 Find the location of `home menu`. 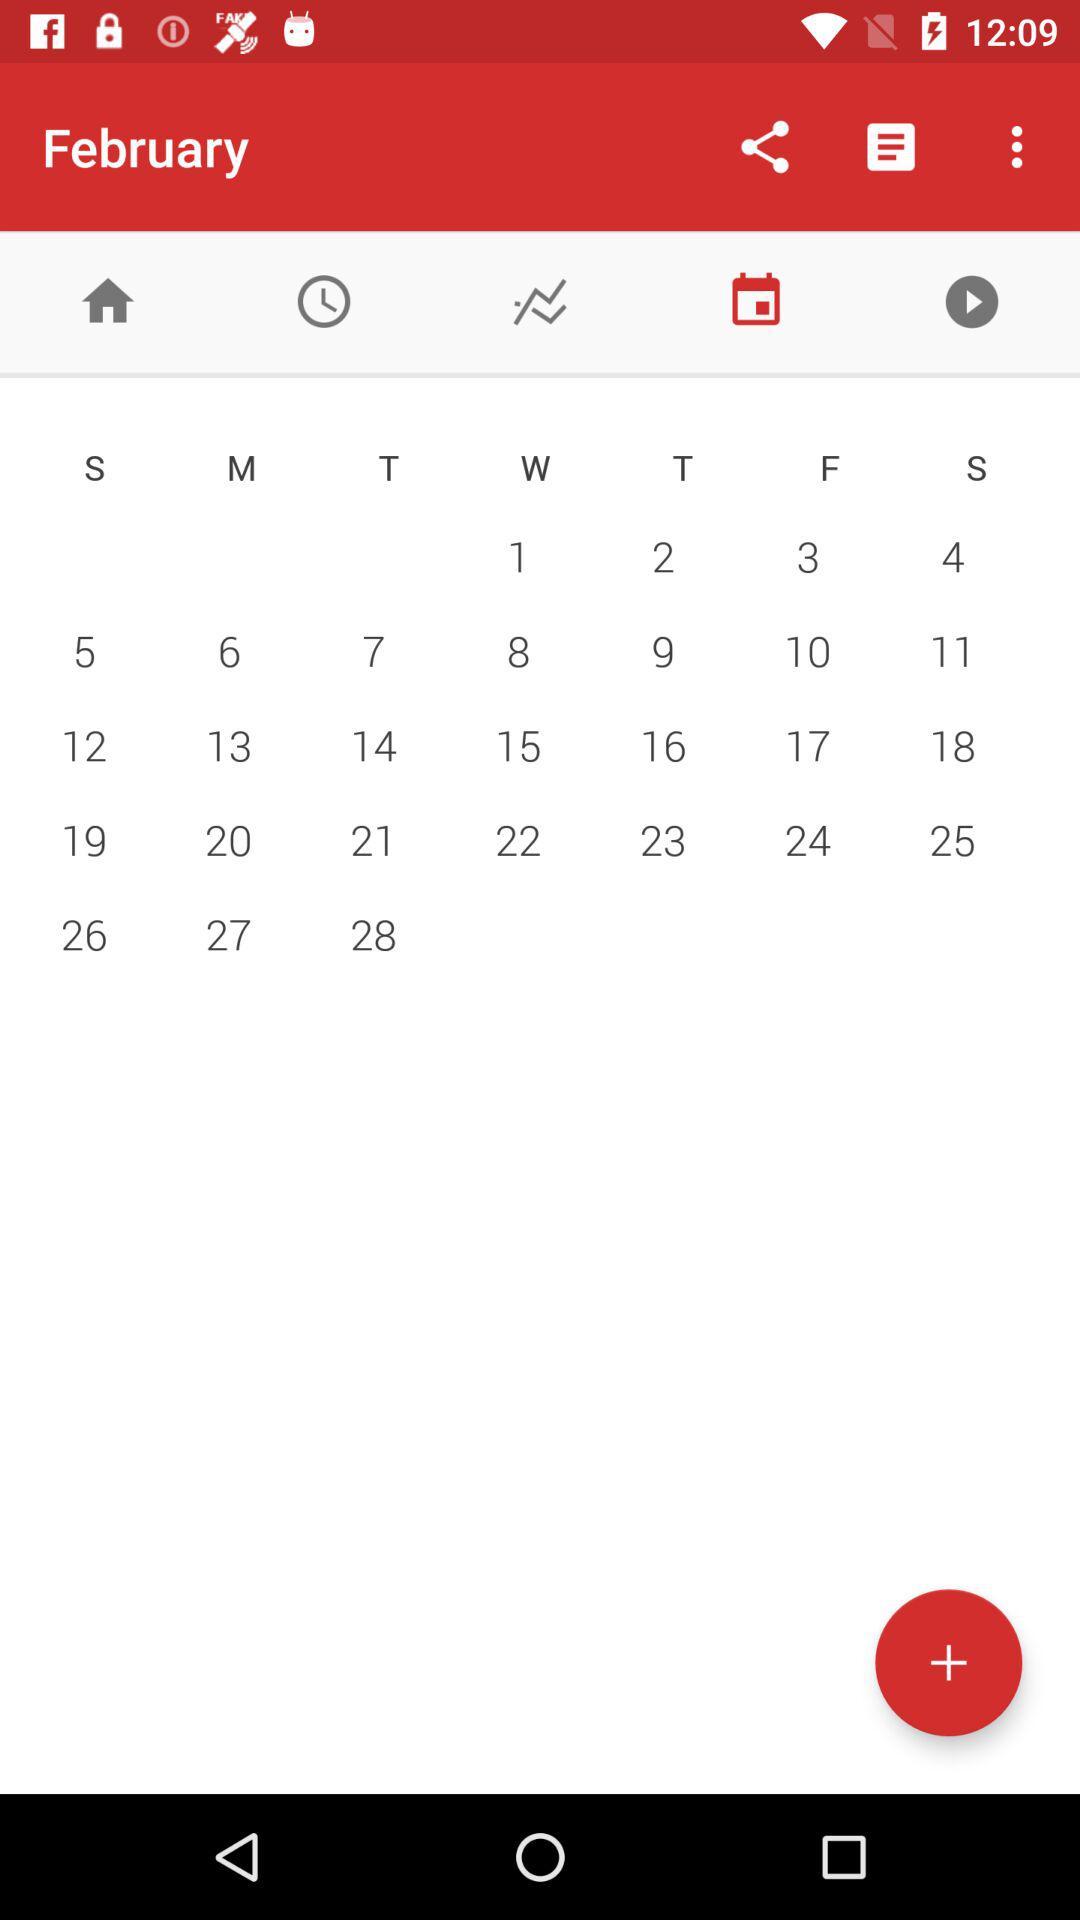

home menu is located at coordinates (108, 300).